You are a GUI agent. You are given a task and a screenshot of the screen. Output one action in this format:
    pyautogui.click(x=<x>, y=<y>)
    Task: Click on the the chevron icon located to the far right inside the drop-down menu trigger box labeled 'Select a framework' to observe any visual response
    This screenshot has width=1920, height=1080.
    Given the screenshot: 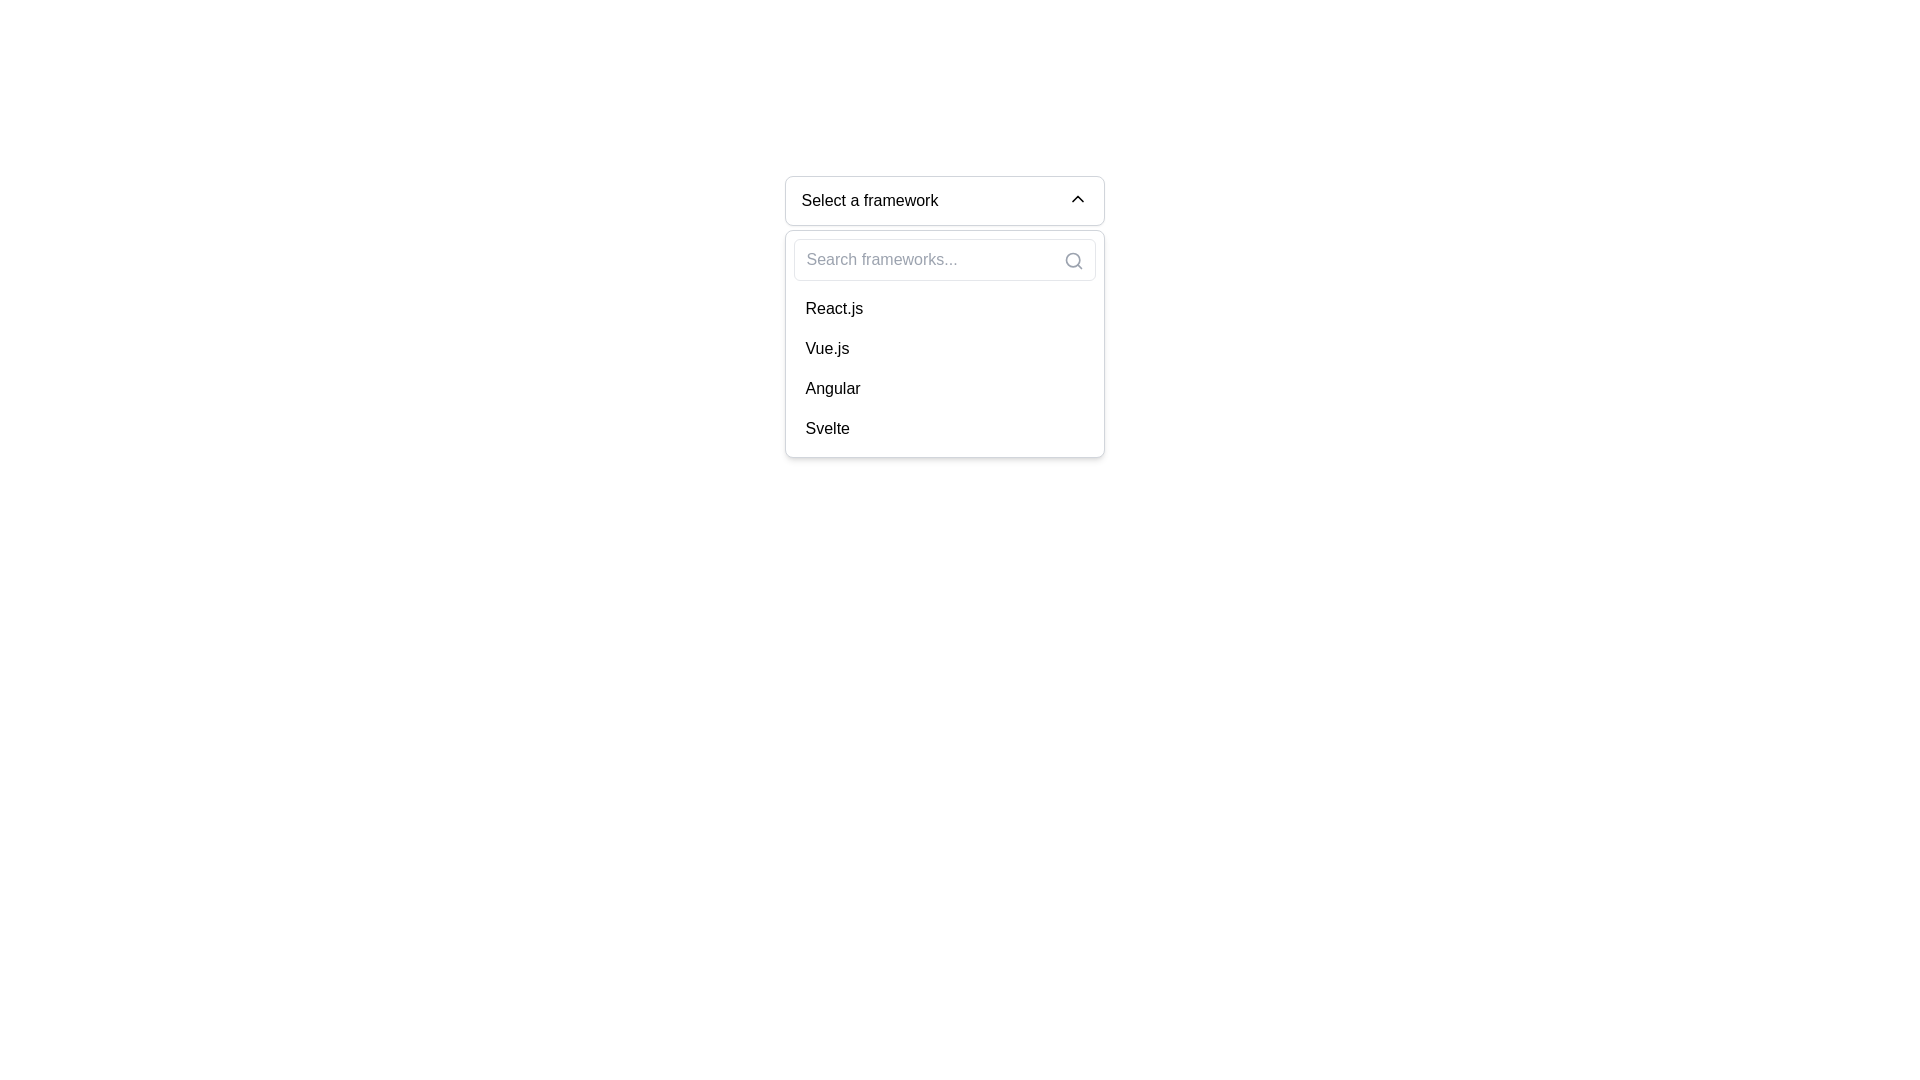 What is the action you would take?
    pyautogui.click(x=1076, y=199)
    